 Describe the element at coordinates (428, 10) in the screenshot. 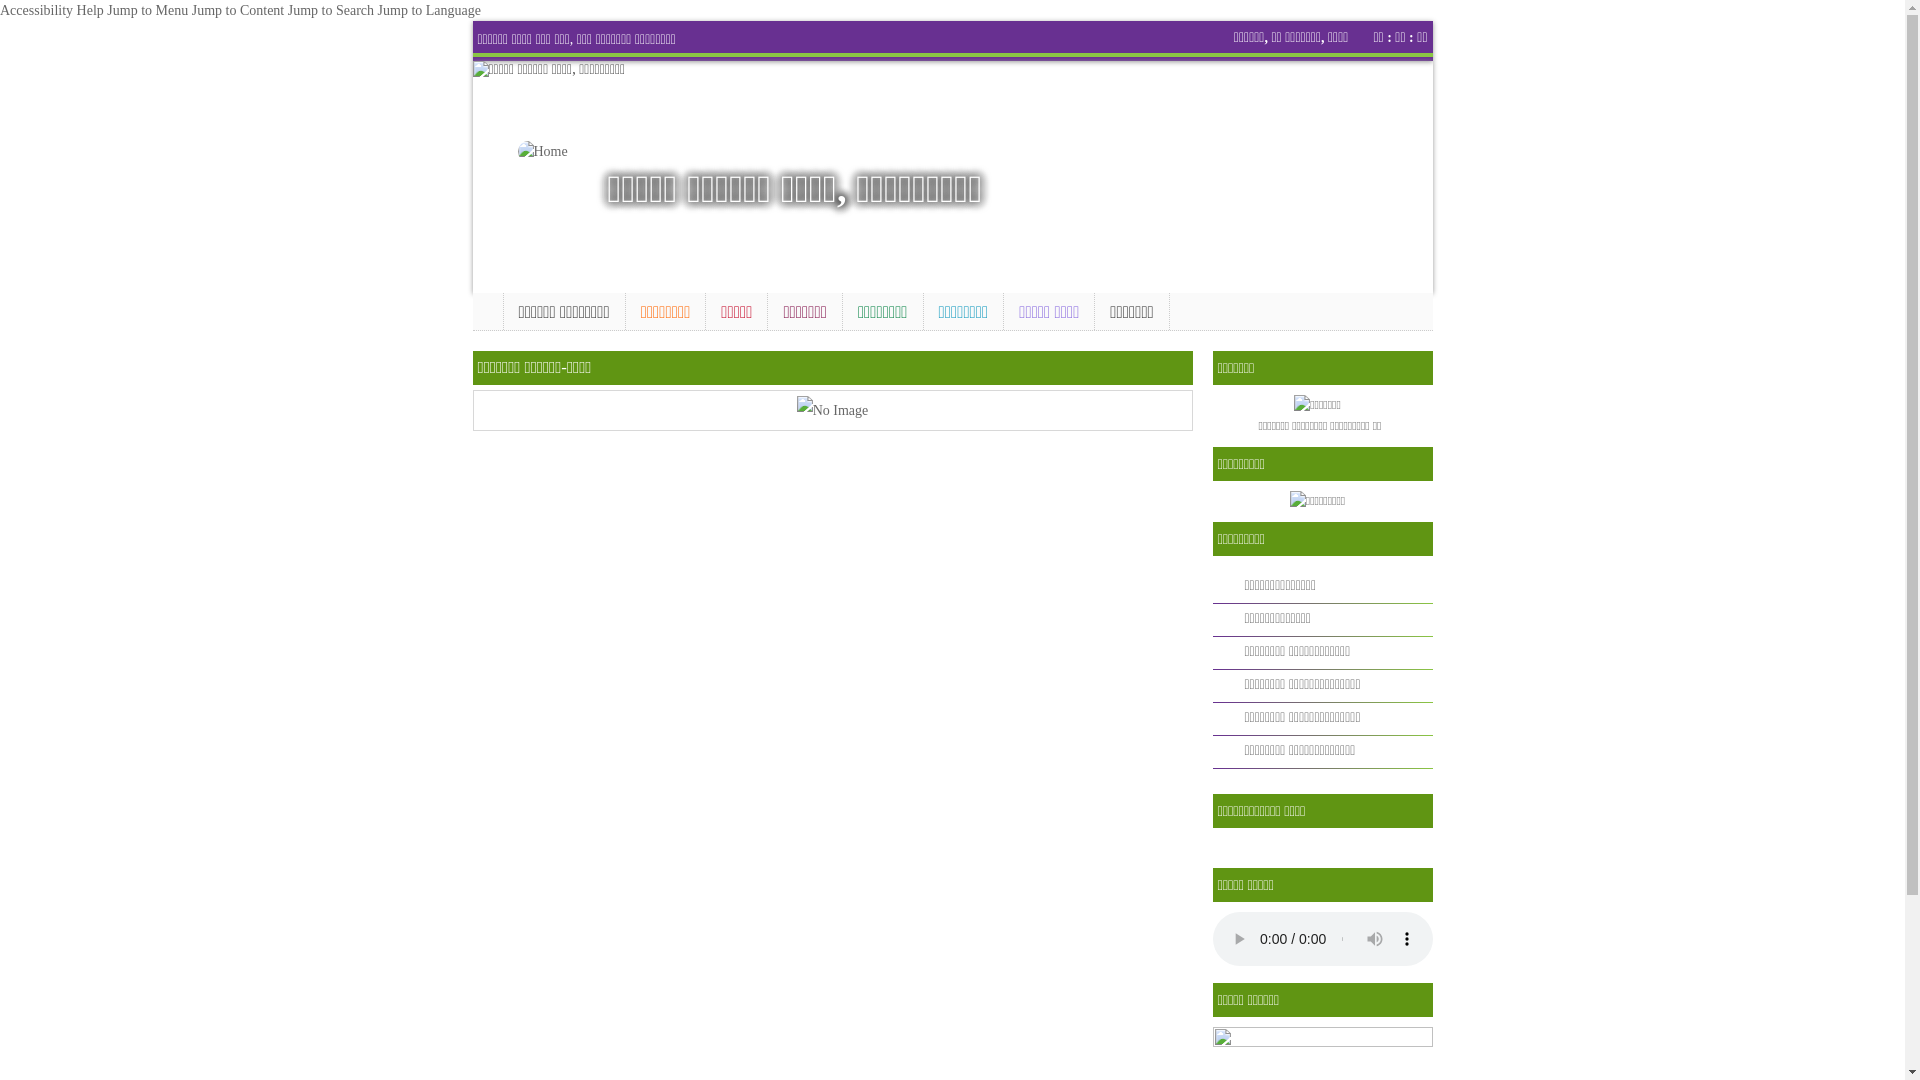

I see `'Jump to Language'` at that location.